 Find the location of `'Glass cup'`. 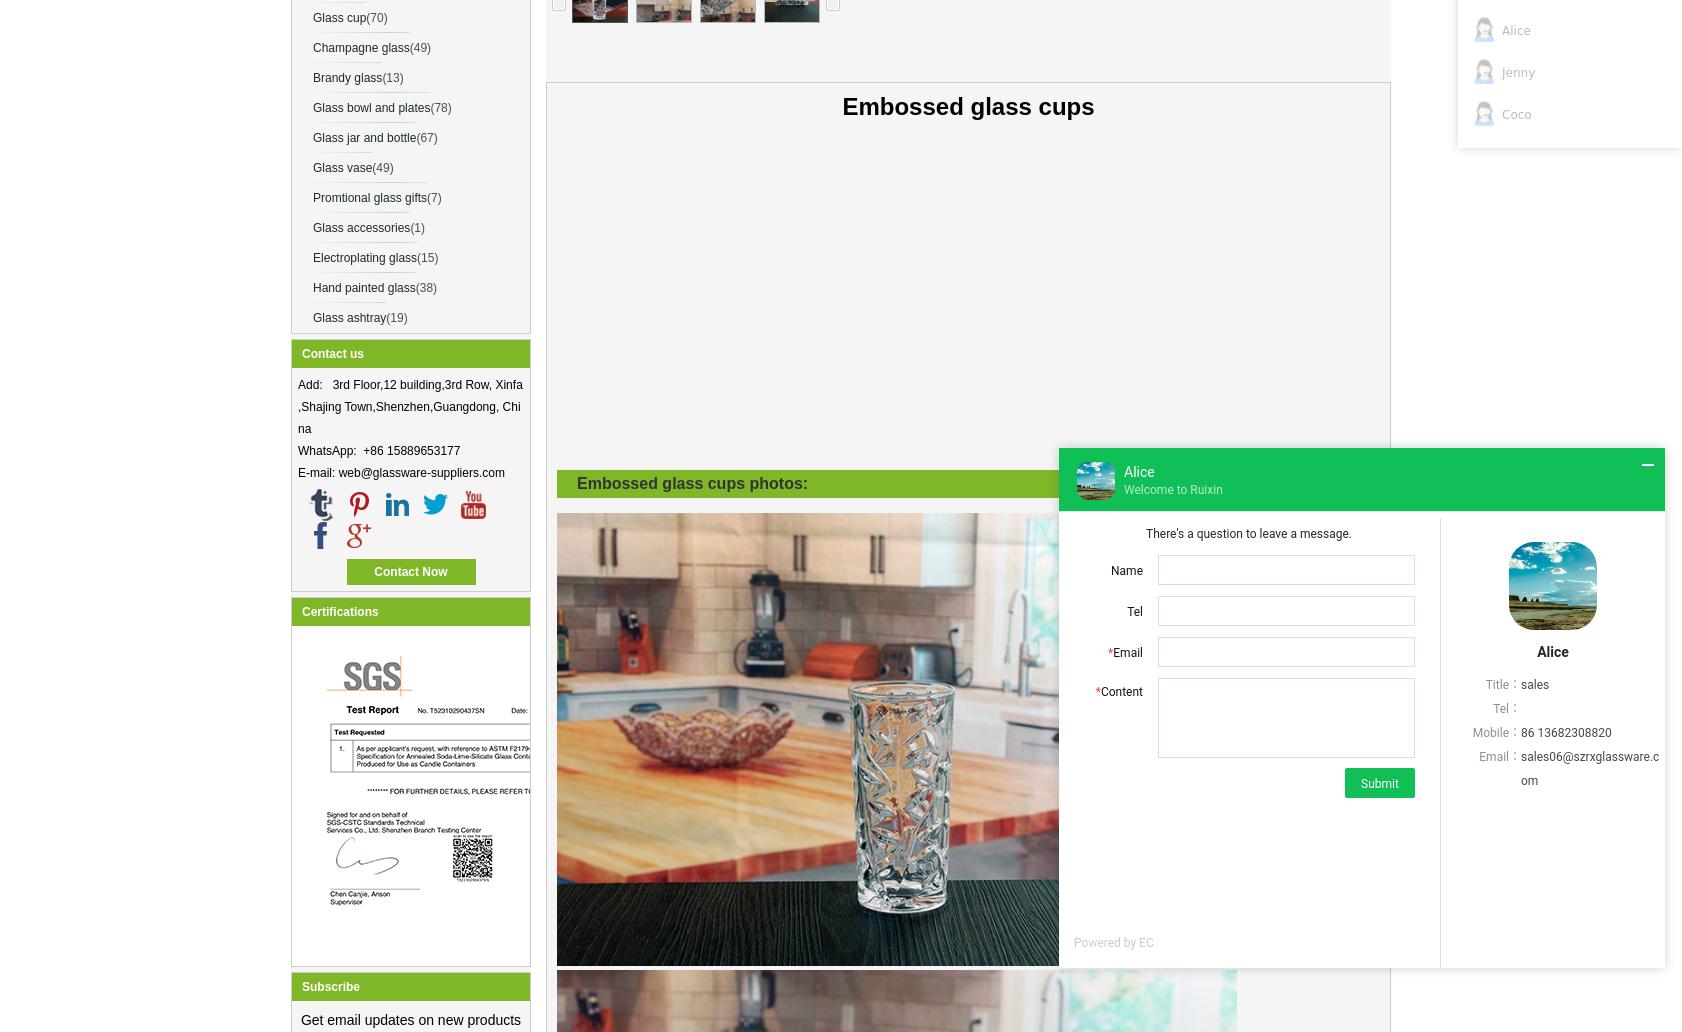

'Glass cup' is located at coordinates (338, 17).